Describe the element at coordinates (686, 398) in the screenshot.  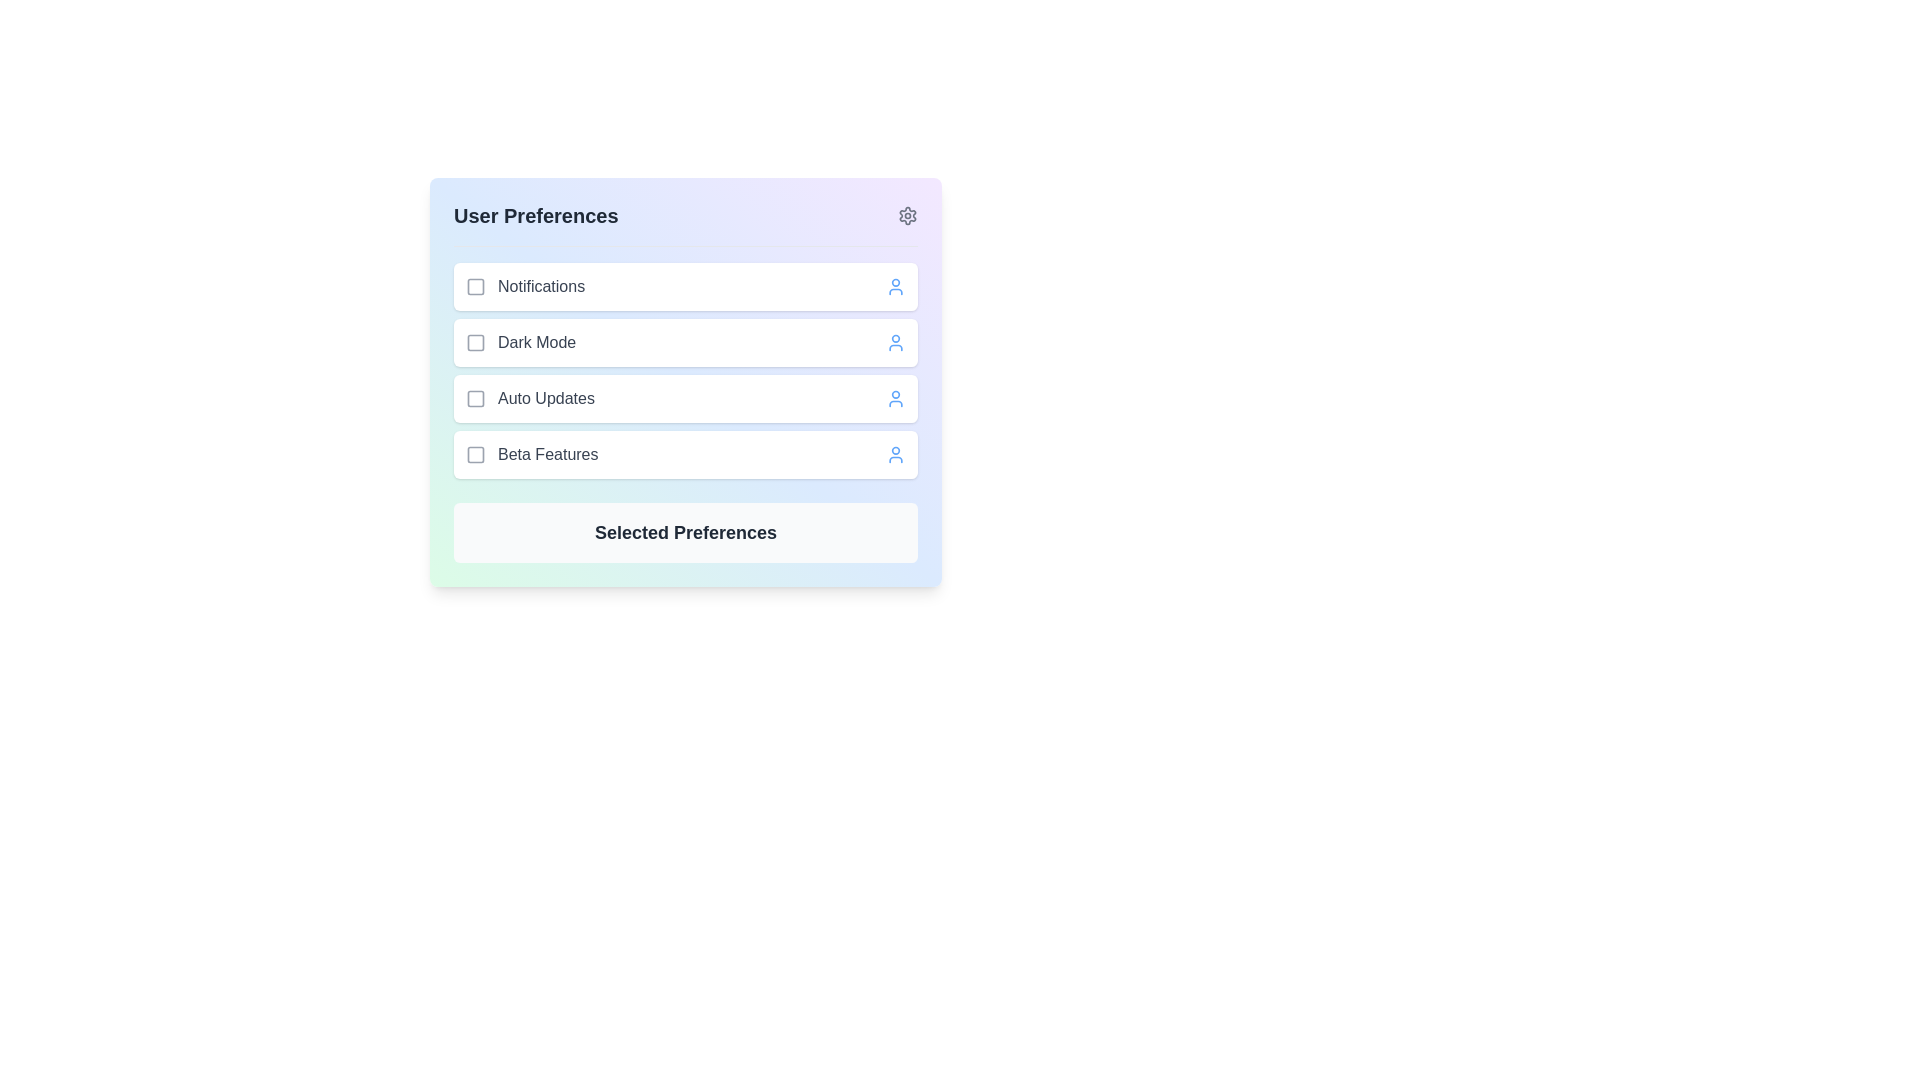
I see `the checkbox labeled 'Auto Updates'` at that location.